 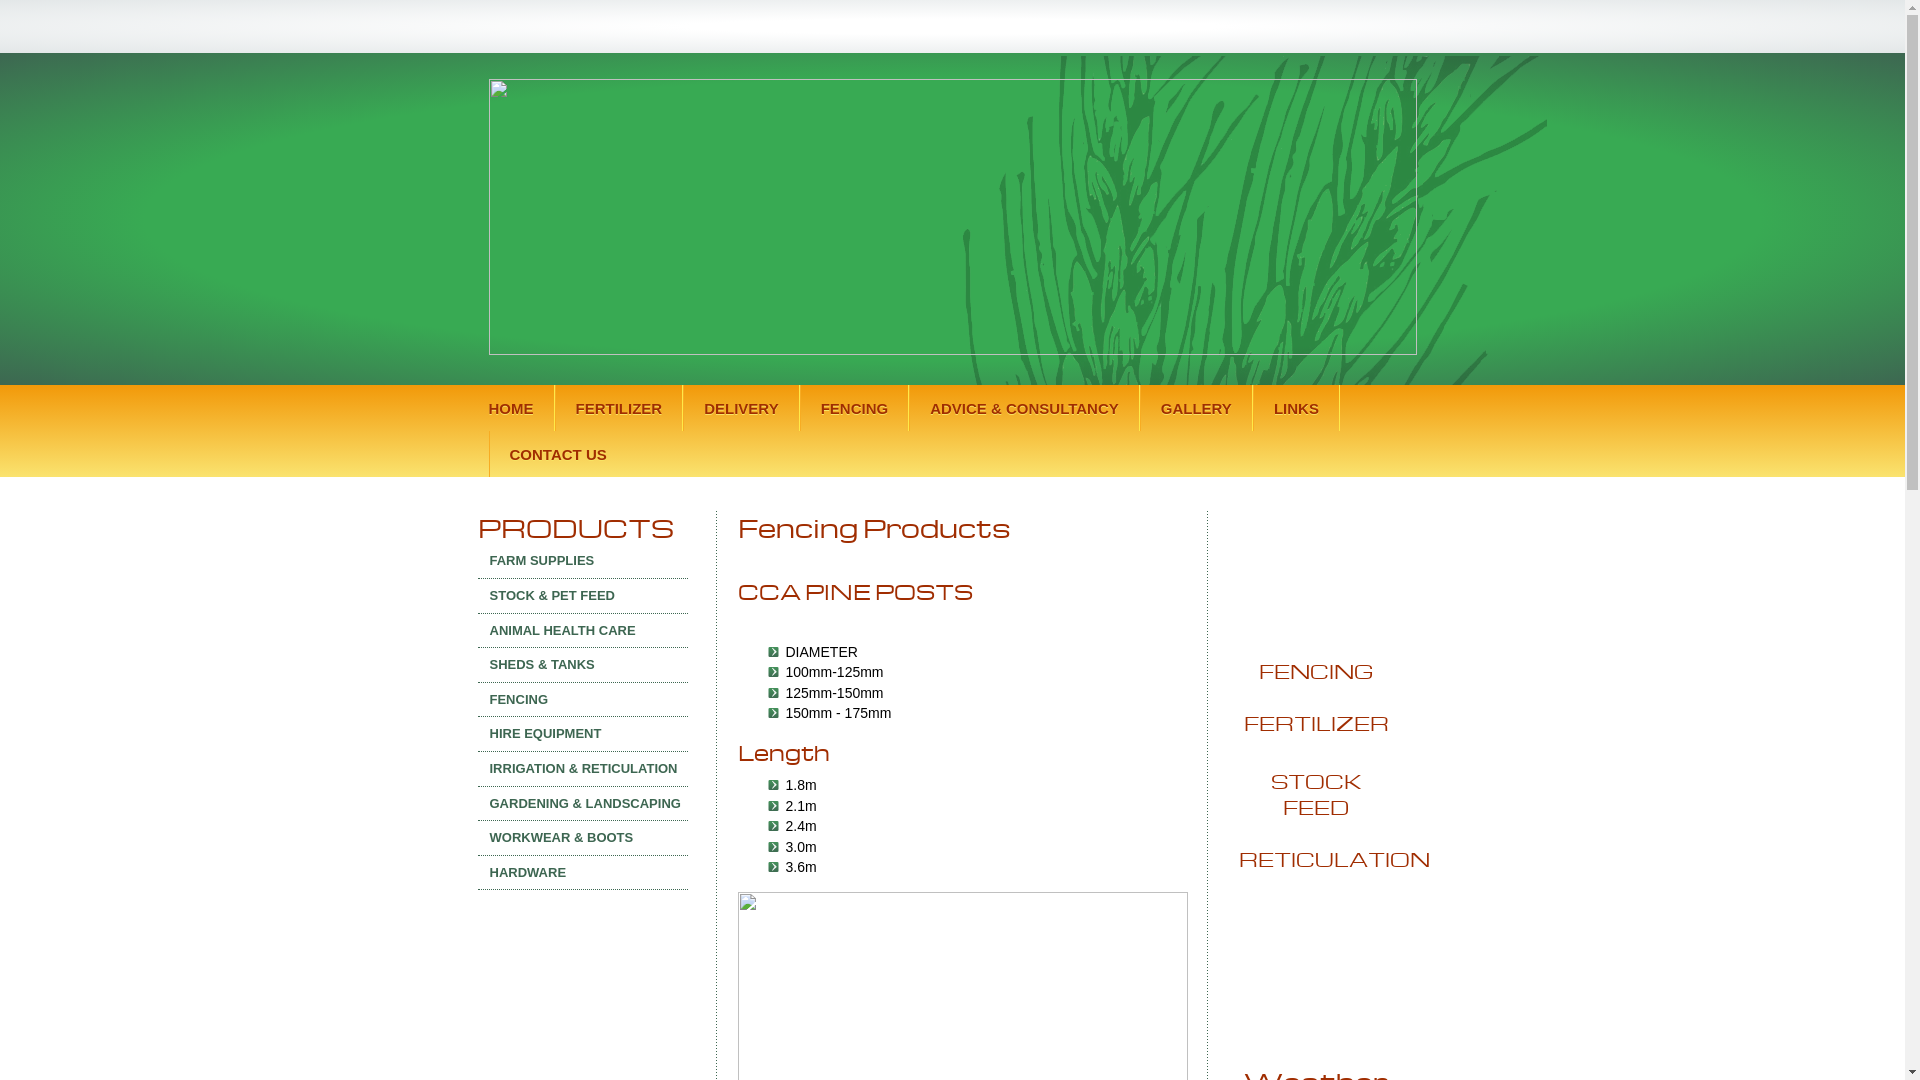 I want to click on 'IRRIGATION & RETICULATION', so click(x=581, y=767).